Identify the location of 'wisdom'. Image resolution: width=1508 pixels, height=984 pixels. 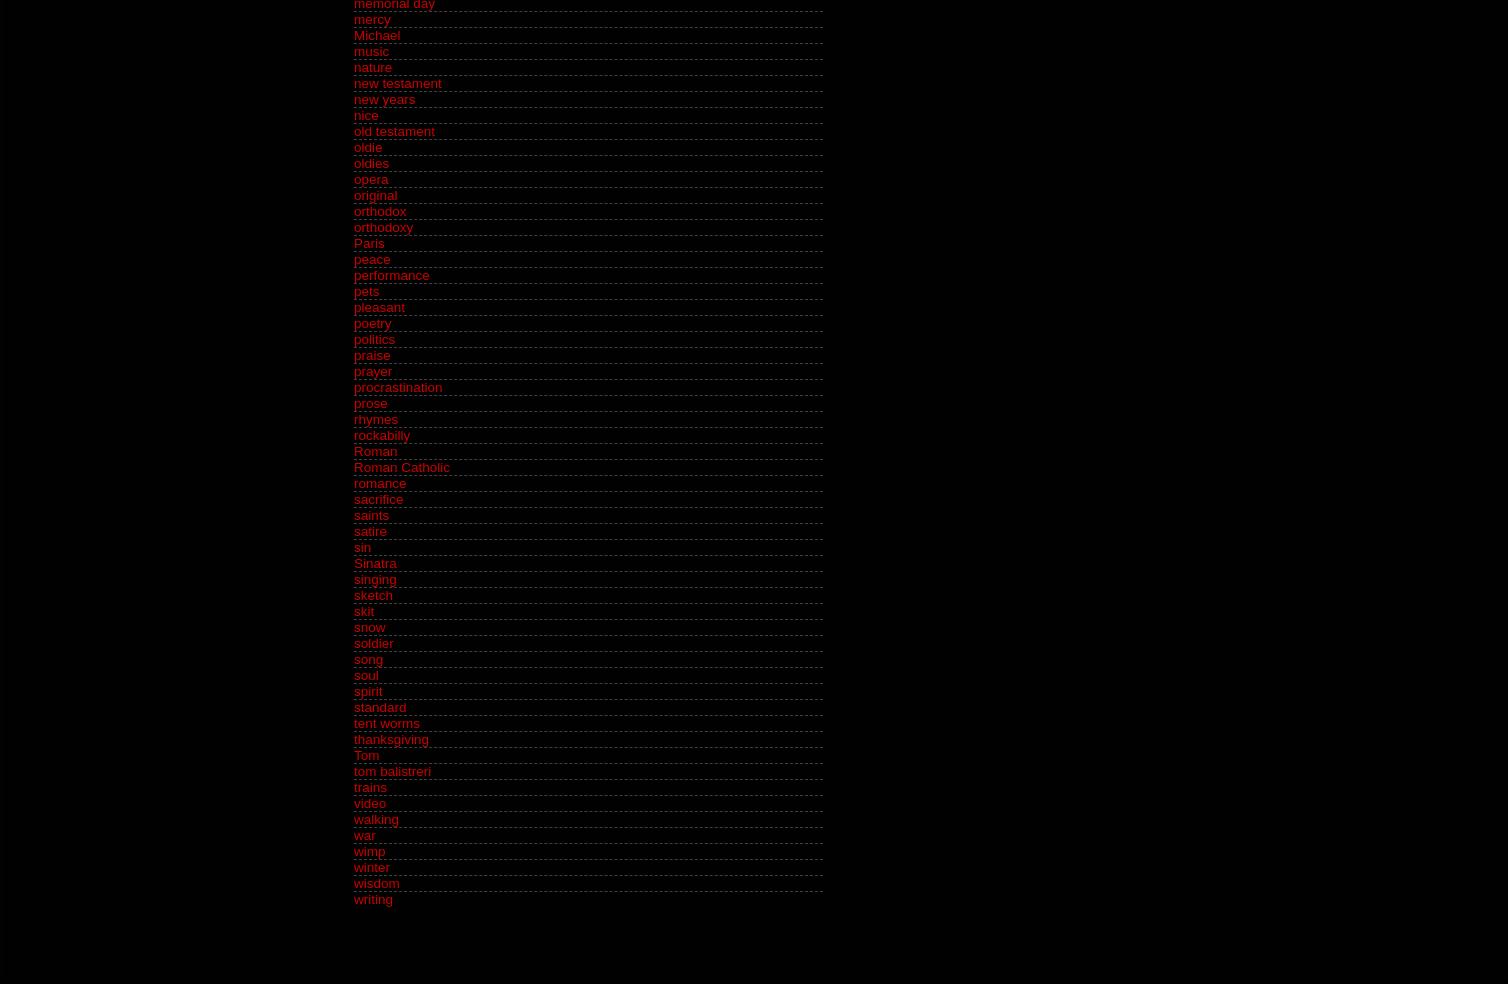
(352, 883).